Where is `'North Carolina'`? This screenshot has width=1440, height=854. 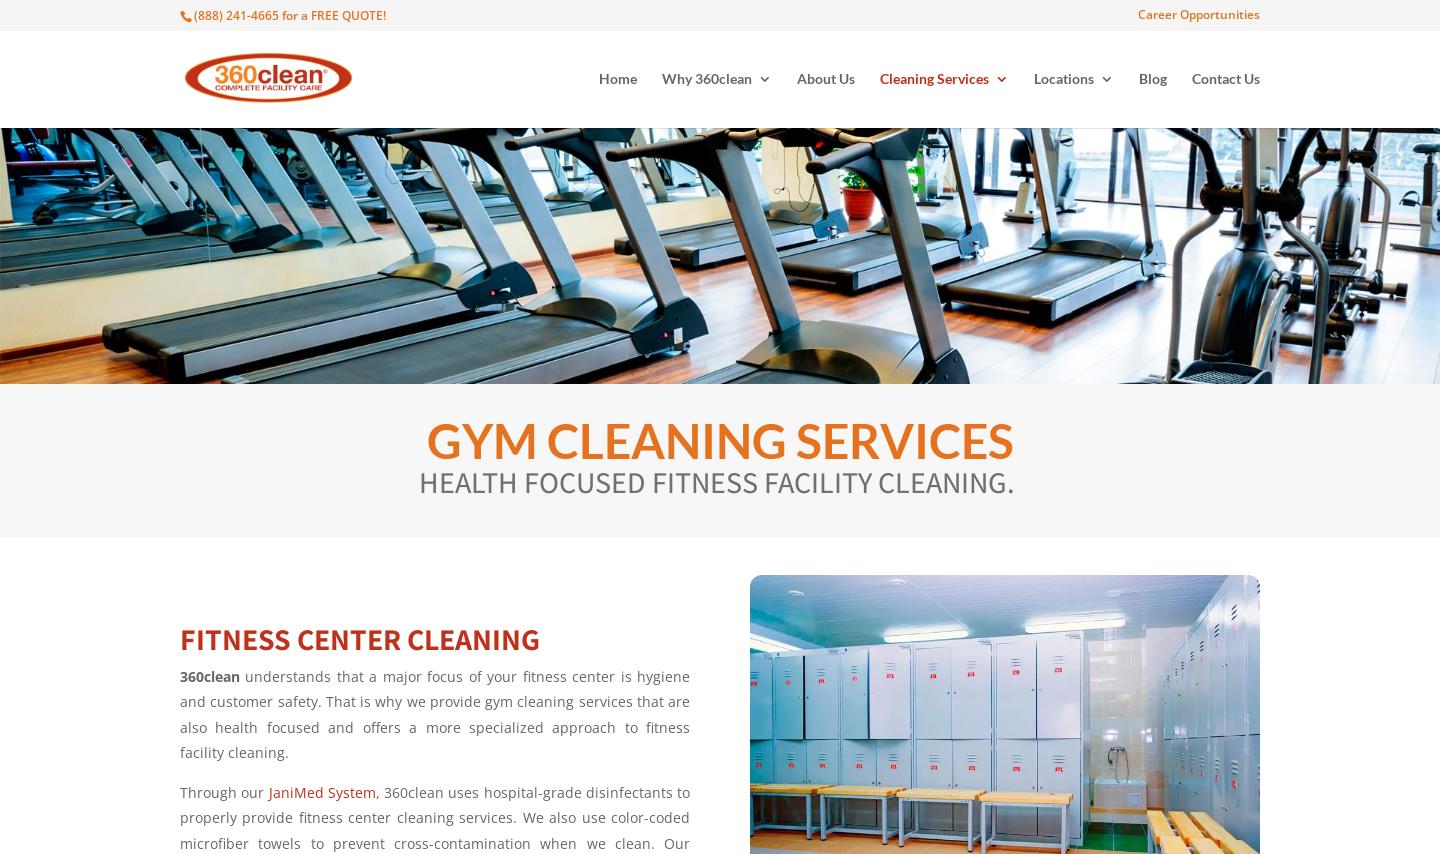
'North Carolina' is located at coordinates (1073, 410).